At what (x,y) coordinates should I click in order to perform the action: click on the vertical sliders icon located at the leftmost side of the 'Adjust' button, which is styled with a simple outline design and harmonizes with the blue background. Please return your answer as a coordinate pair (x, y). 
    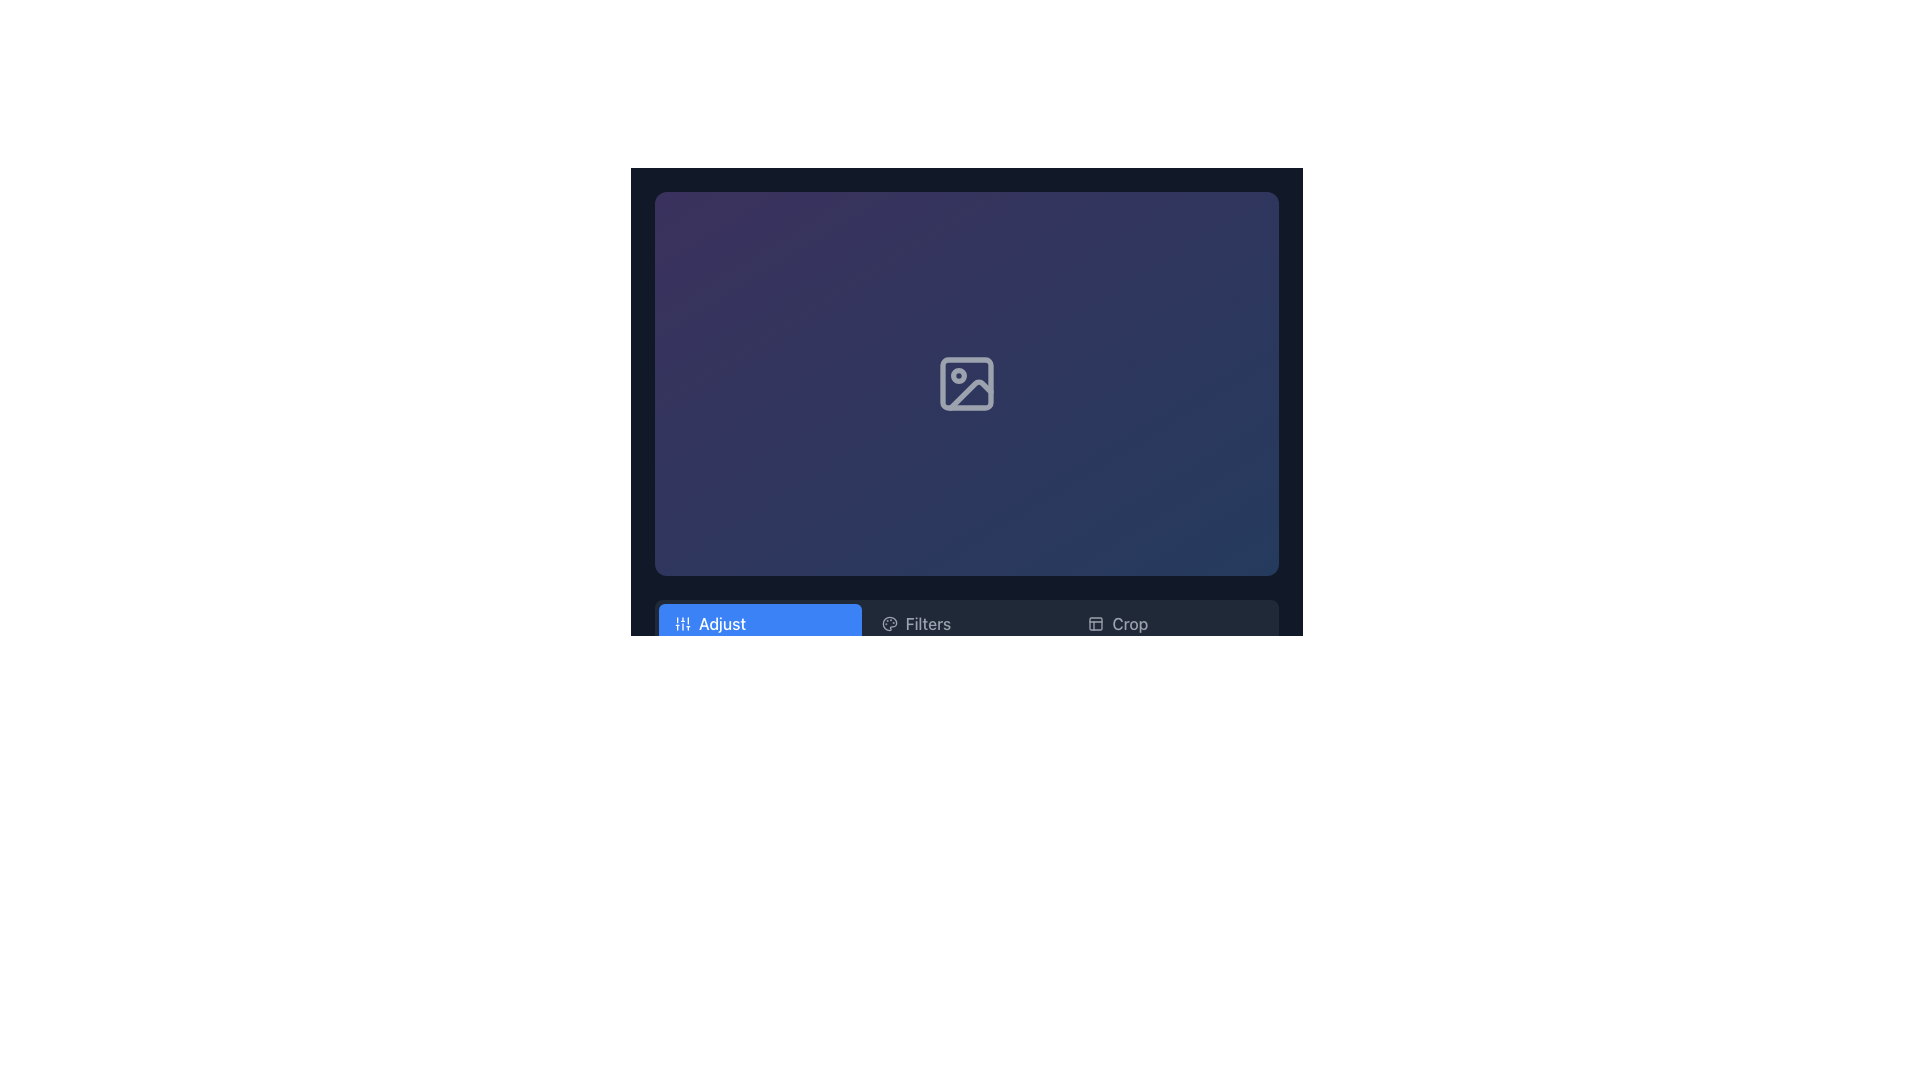
    Looking at the image, I should click on (682, 623).